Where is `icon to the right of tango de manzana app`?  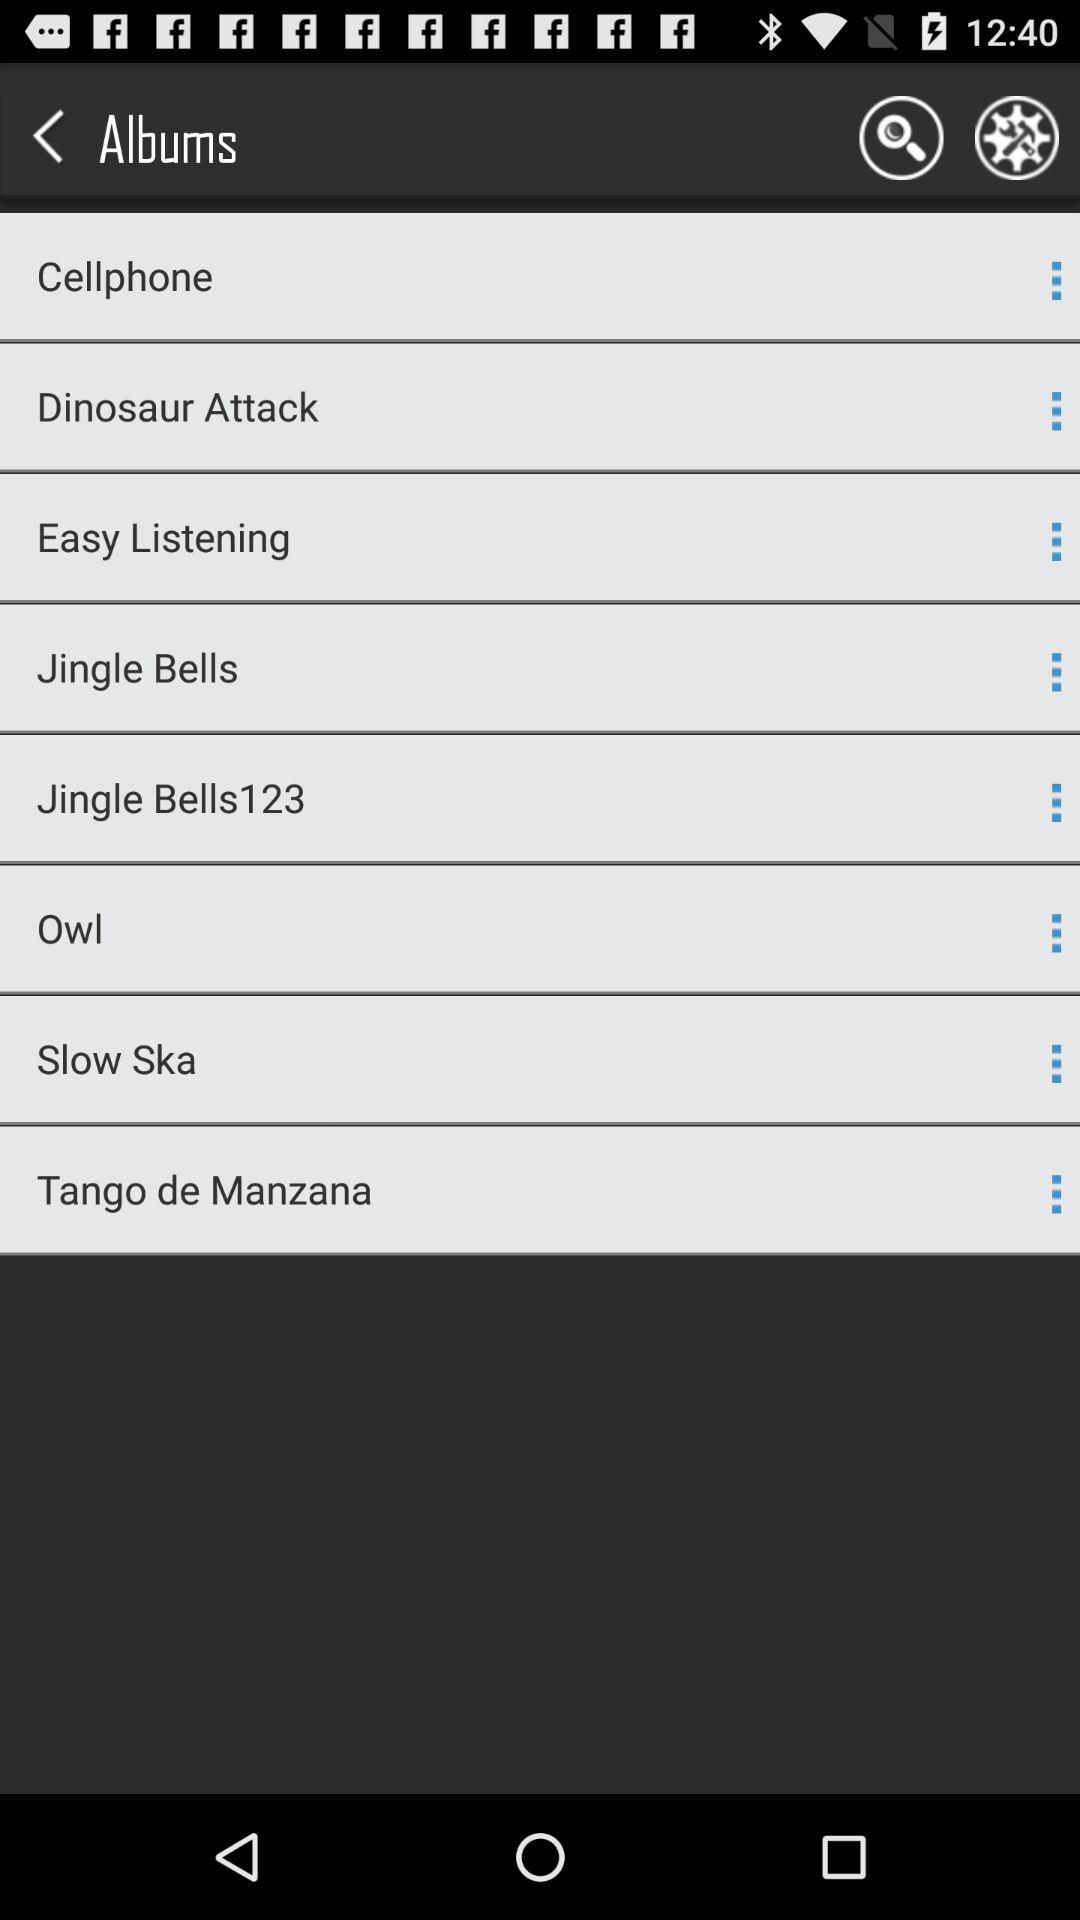 icon to the right of tango de manzana app is located at coordinates (1055, 1194).